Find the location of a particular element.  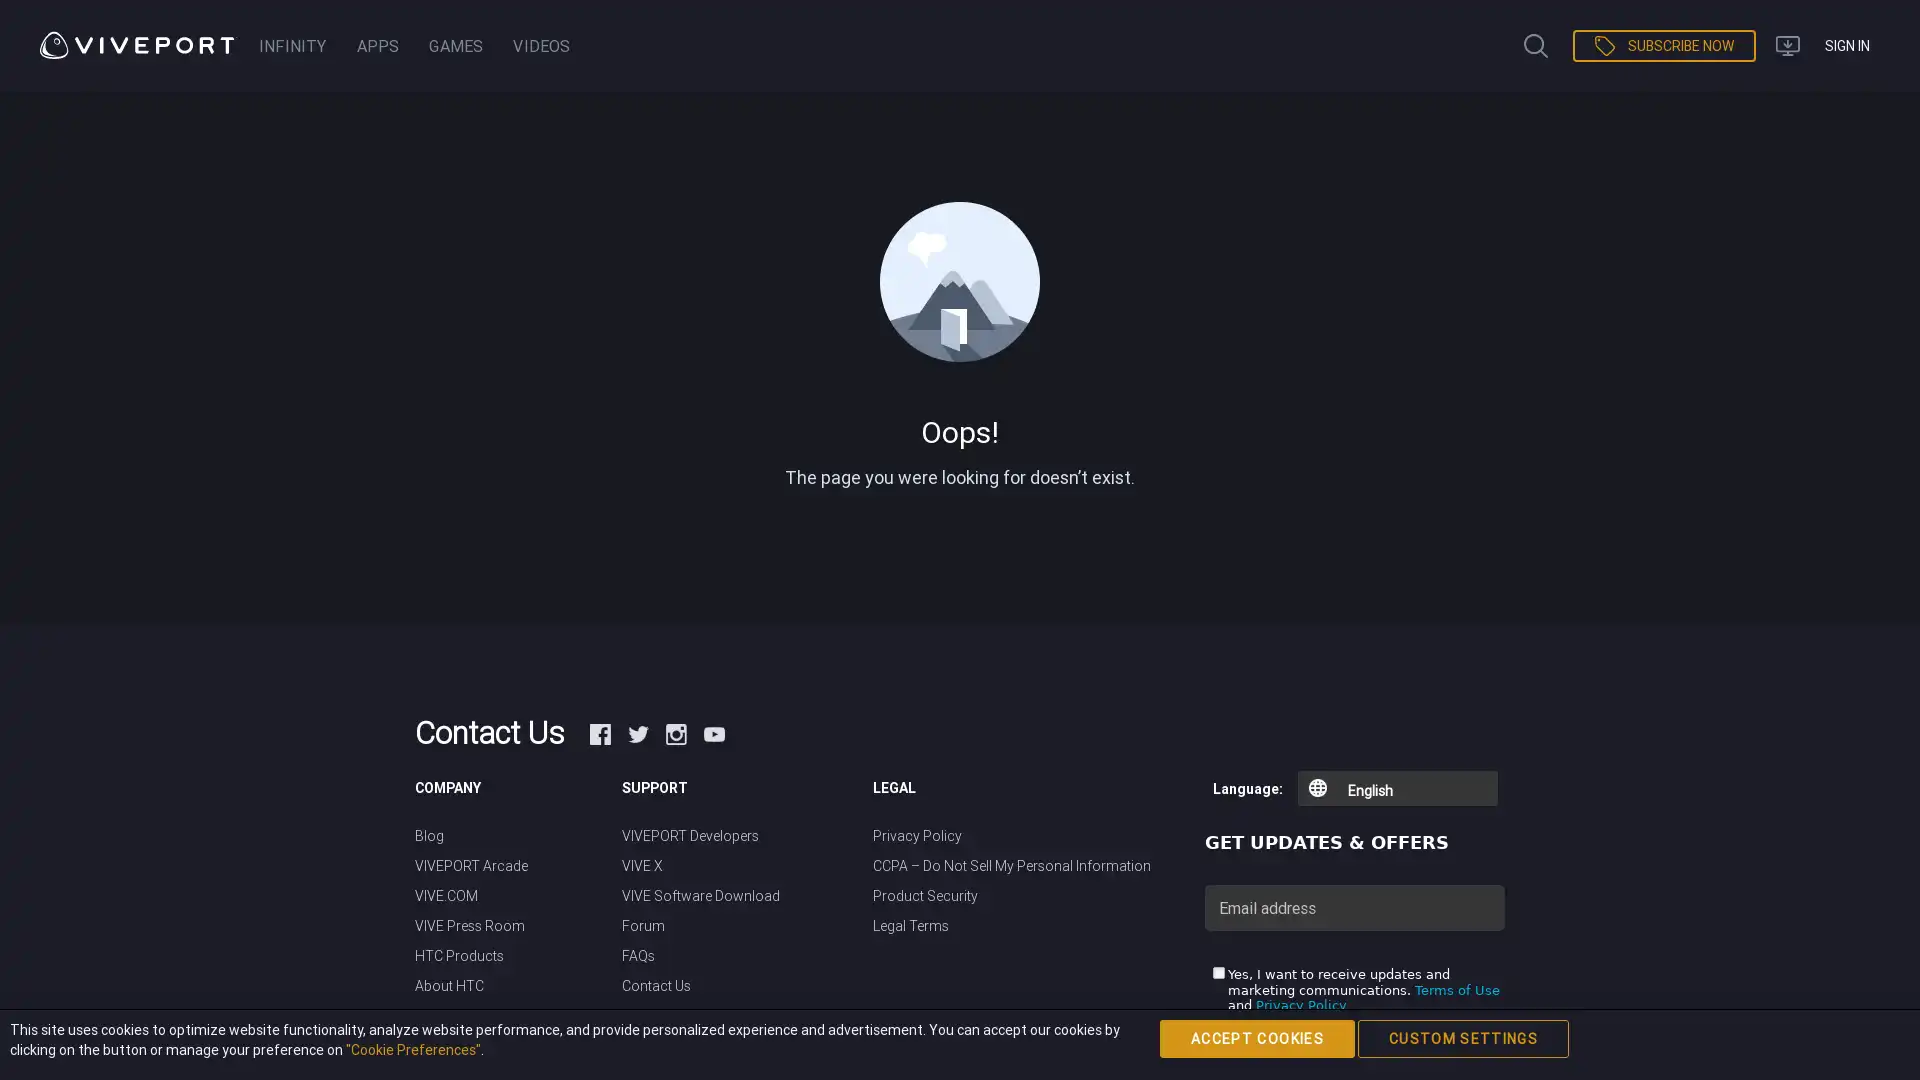

ACCEPT COOKIES is located at coordinates (1256, 1037).